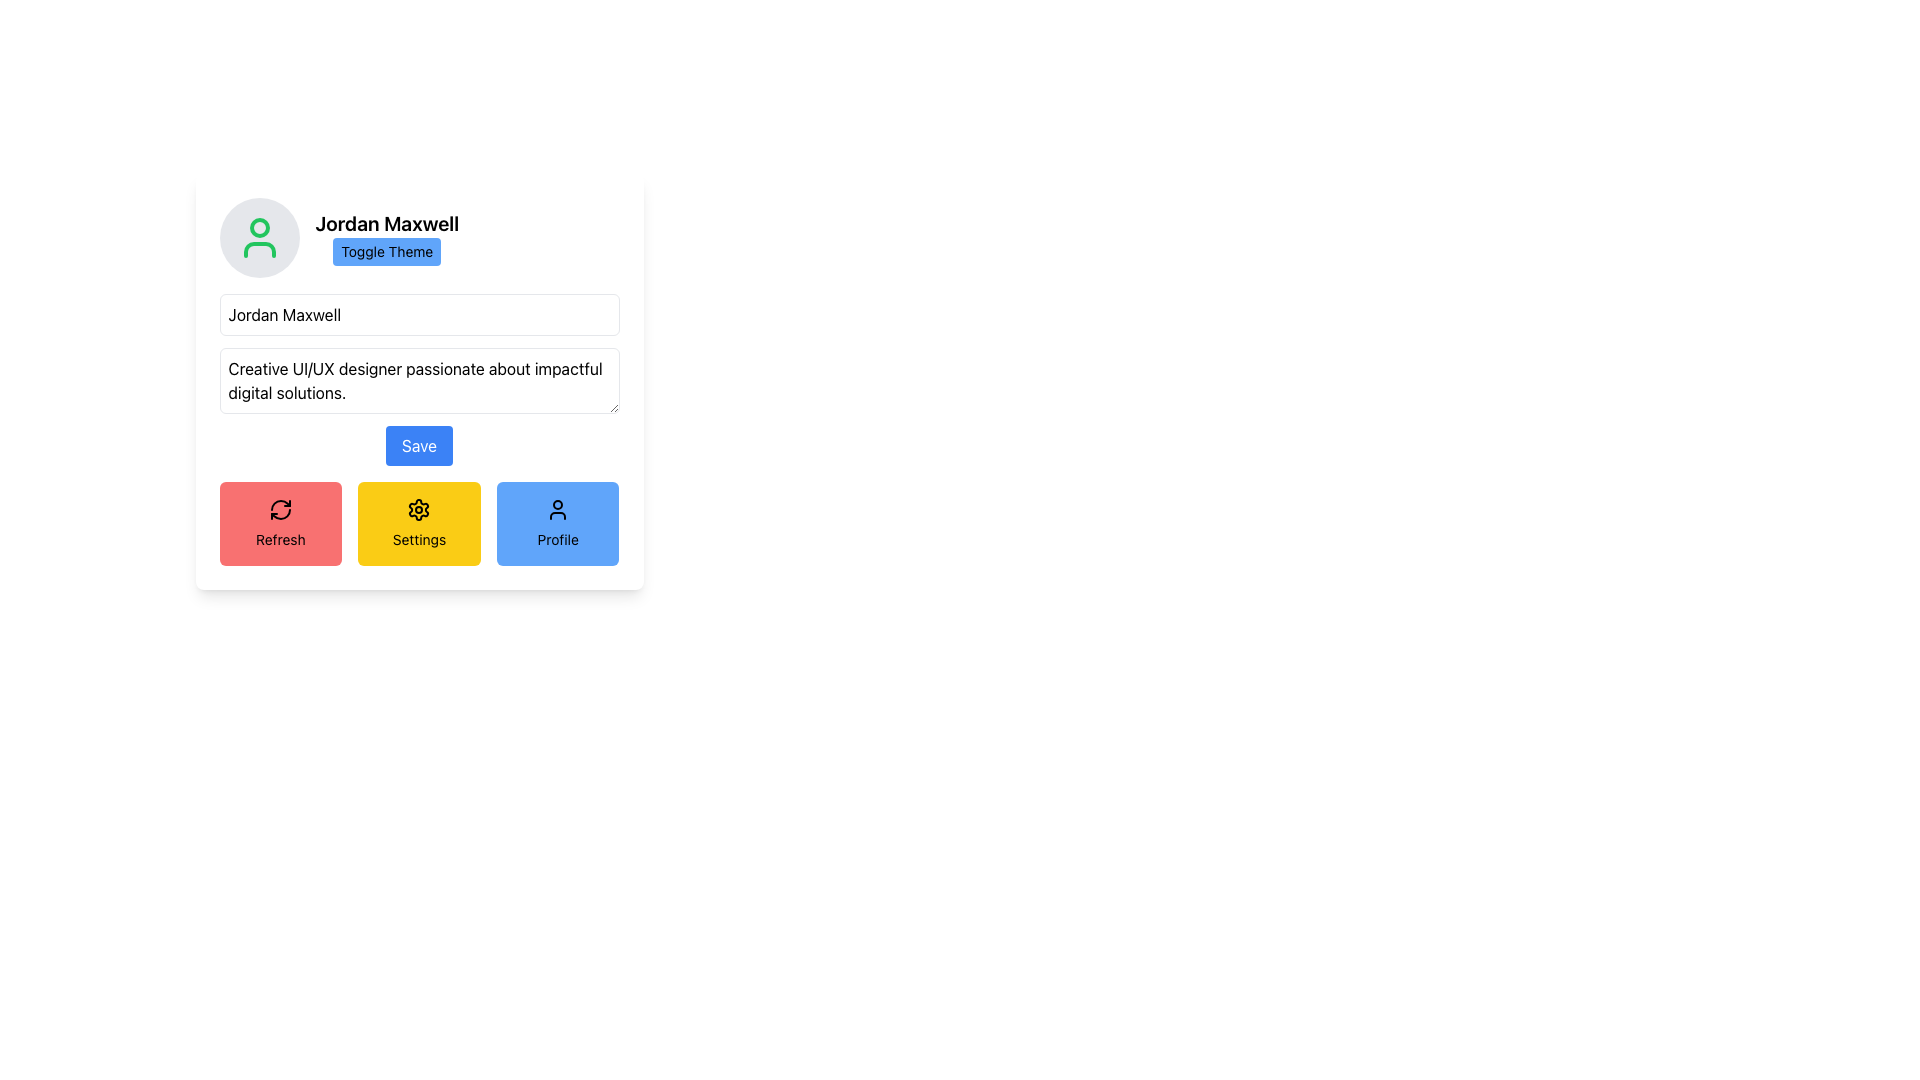 Image resolution: width=1920 pixels, height=1080 pixels. Describe the element at coordinates (387, 237) in the screenshot. I see `the 'Toggle Theme' button within the user profile component, which displays the user's name and is located near the top-left corner of the interface, adjacent to a circular icon or avatar` at that location.